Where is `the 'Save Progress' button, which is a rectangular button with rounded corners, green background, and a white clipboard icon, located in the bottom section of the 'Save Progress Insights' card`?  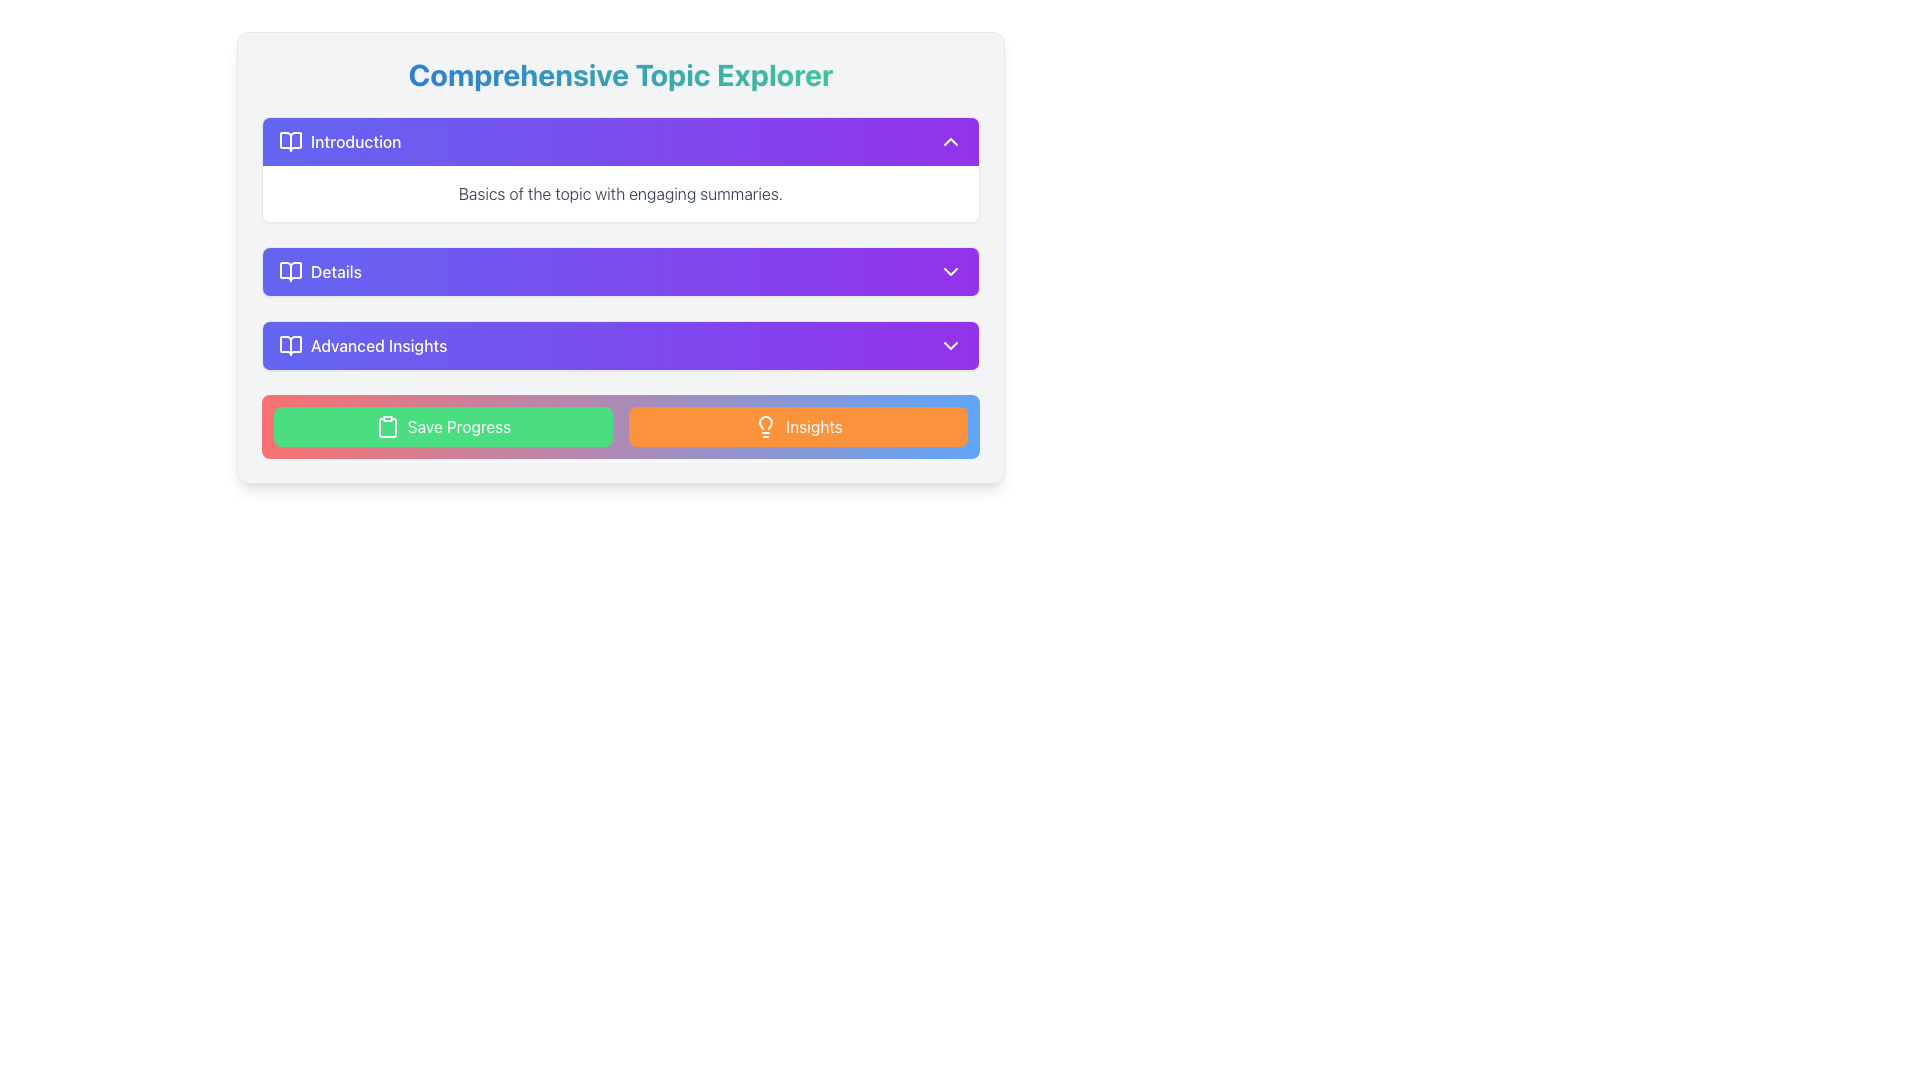 the 'Save Progress' button, which is a rectangular button with rounded corners, green background, and a white clipboard icon, located in the bottom section of the 'Save Progress Insights' card is located at coordinates (442, 426).